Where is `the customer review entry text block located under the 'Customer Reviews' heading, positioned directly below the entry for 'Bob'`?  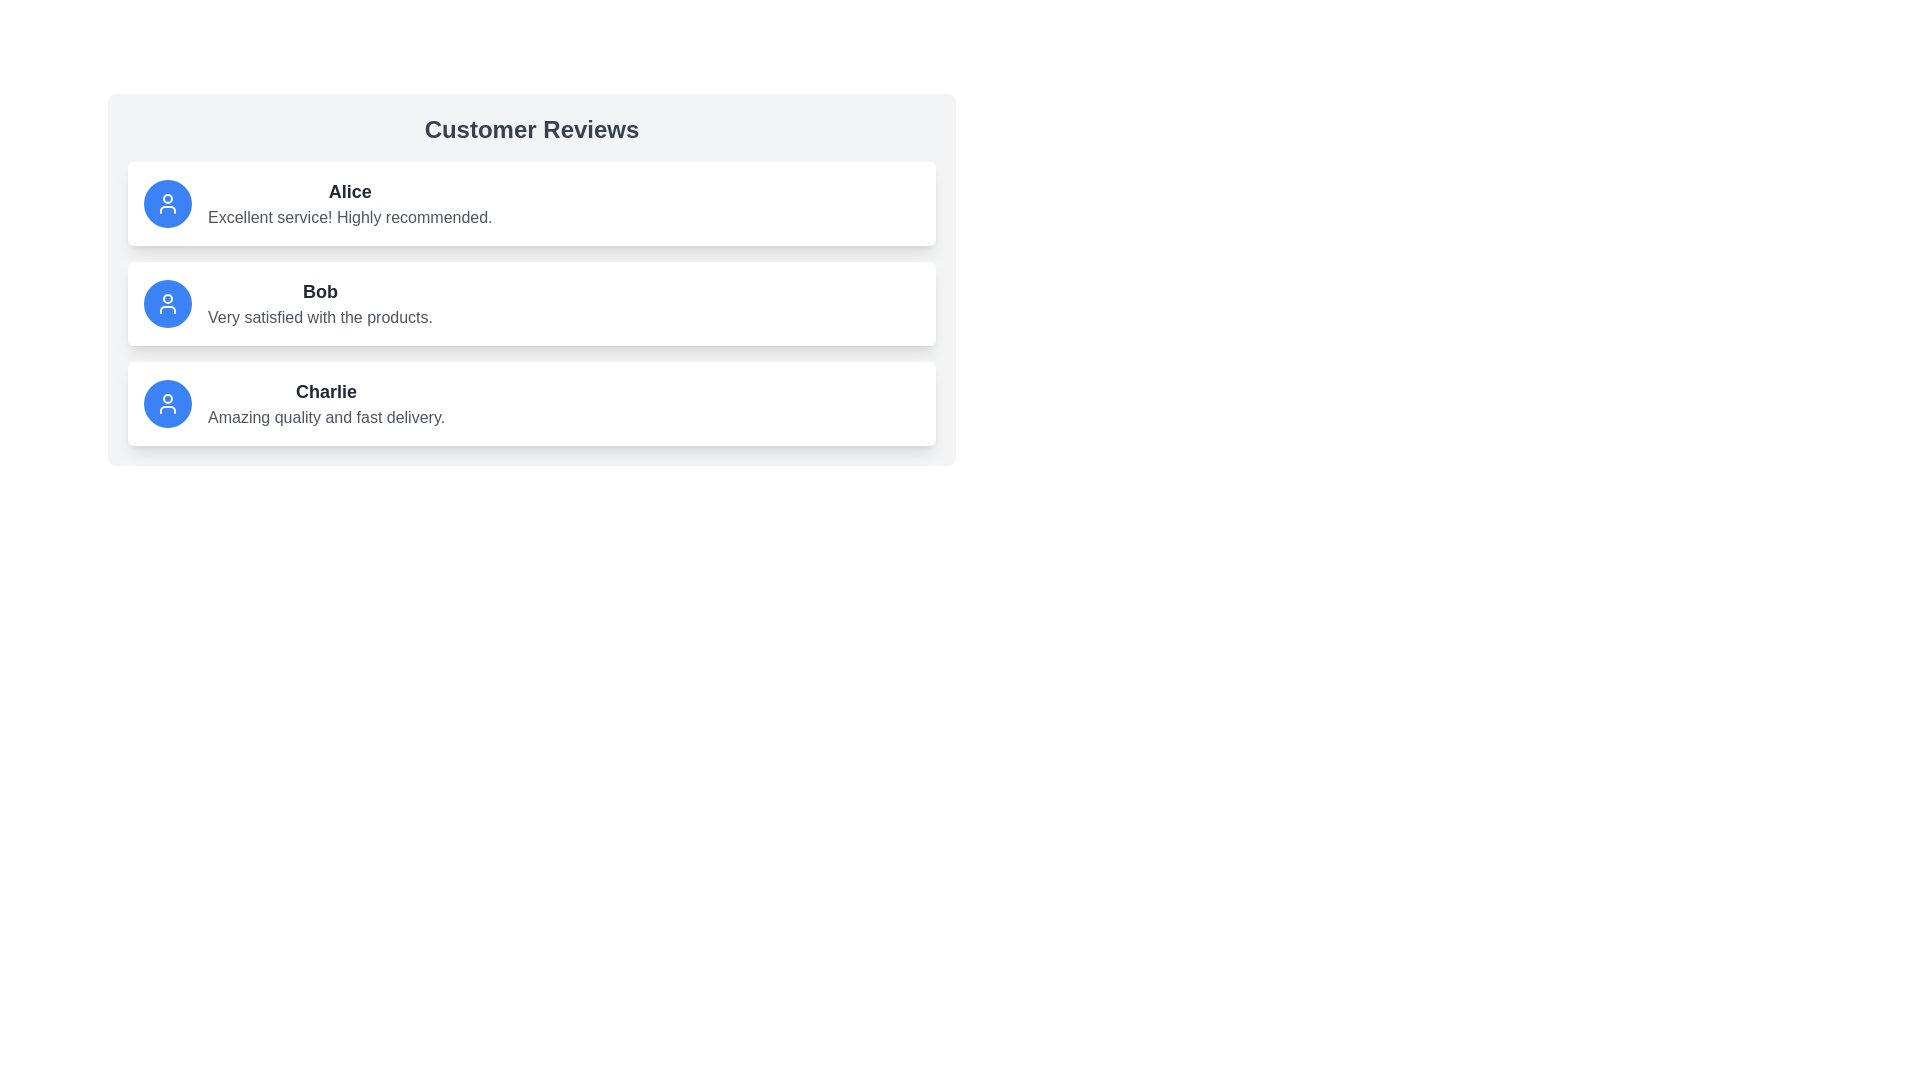
the customer review entry text block located under the 'Customer Reviews' heading, positioned directly below the entry for 'Bob' is located at coordinates (326, 404).